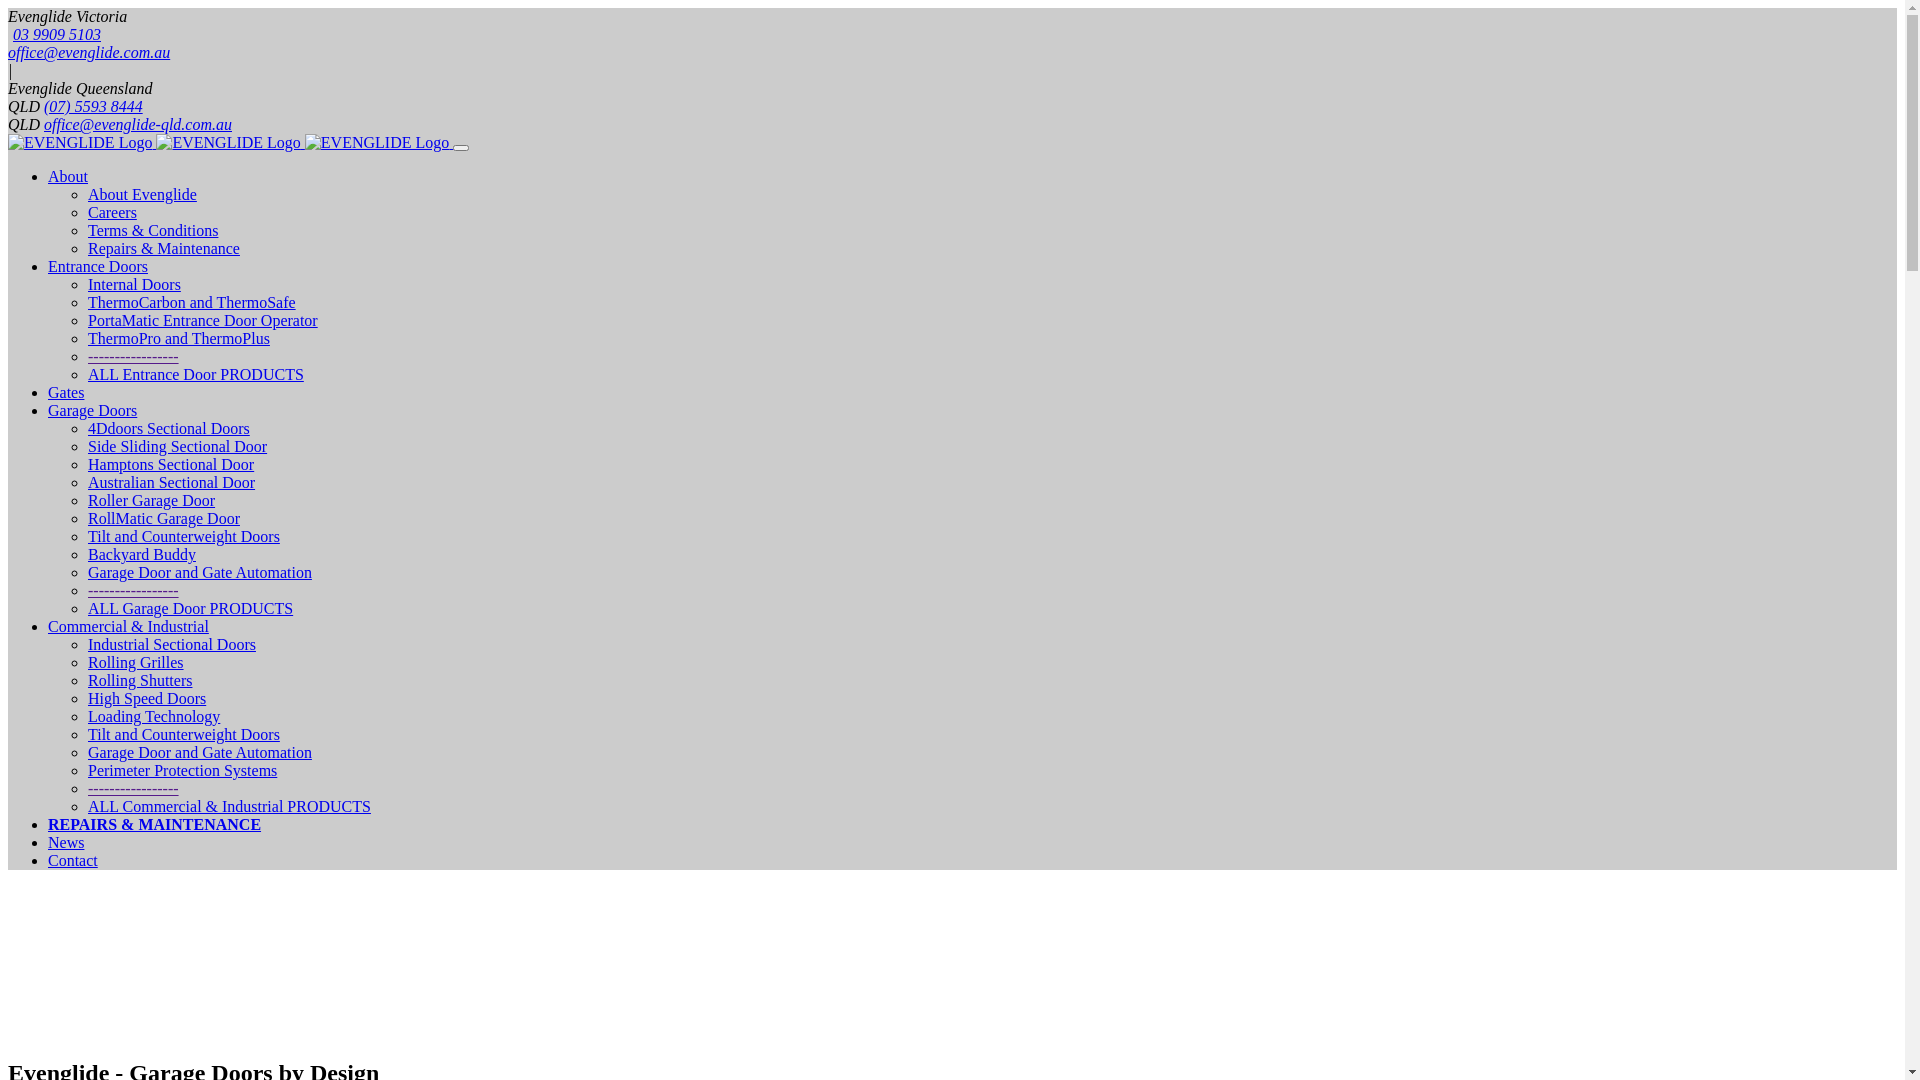 The image size is (1920, 1080). I want to click on 'About', so click(67, 175).